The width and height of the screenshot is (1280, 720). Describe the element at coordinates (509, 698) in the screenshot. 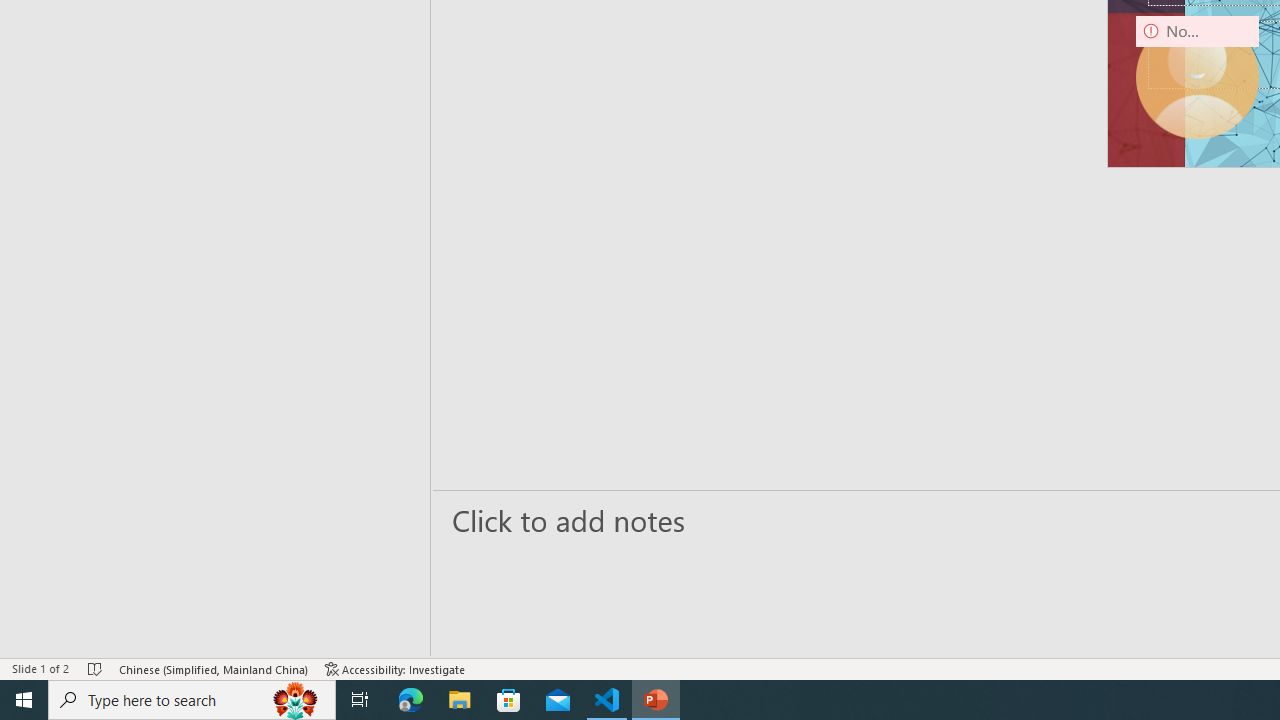

I see `'Microsoft Store'` at that location.